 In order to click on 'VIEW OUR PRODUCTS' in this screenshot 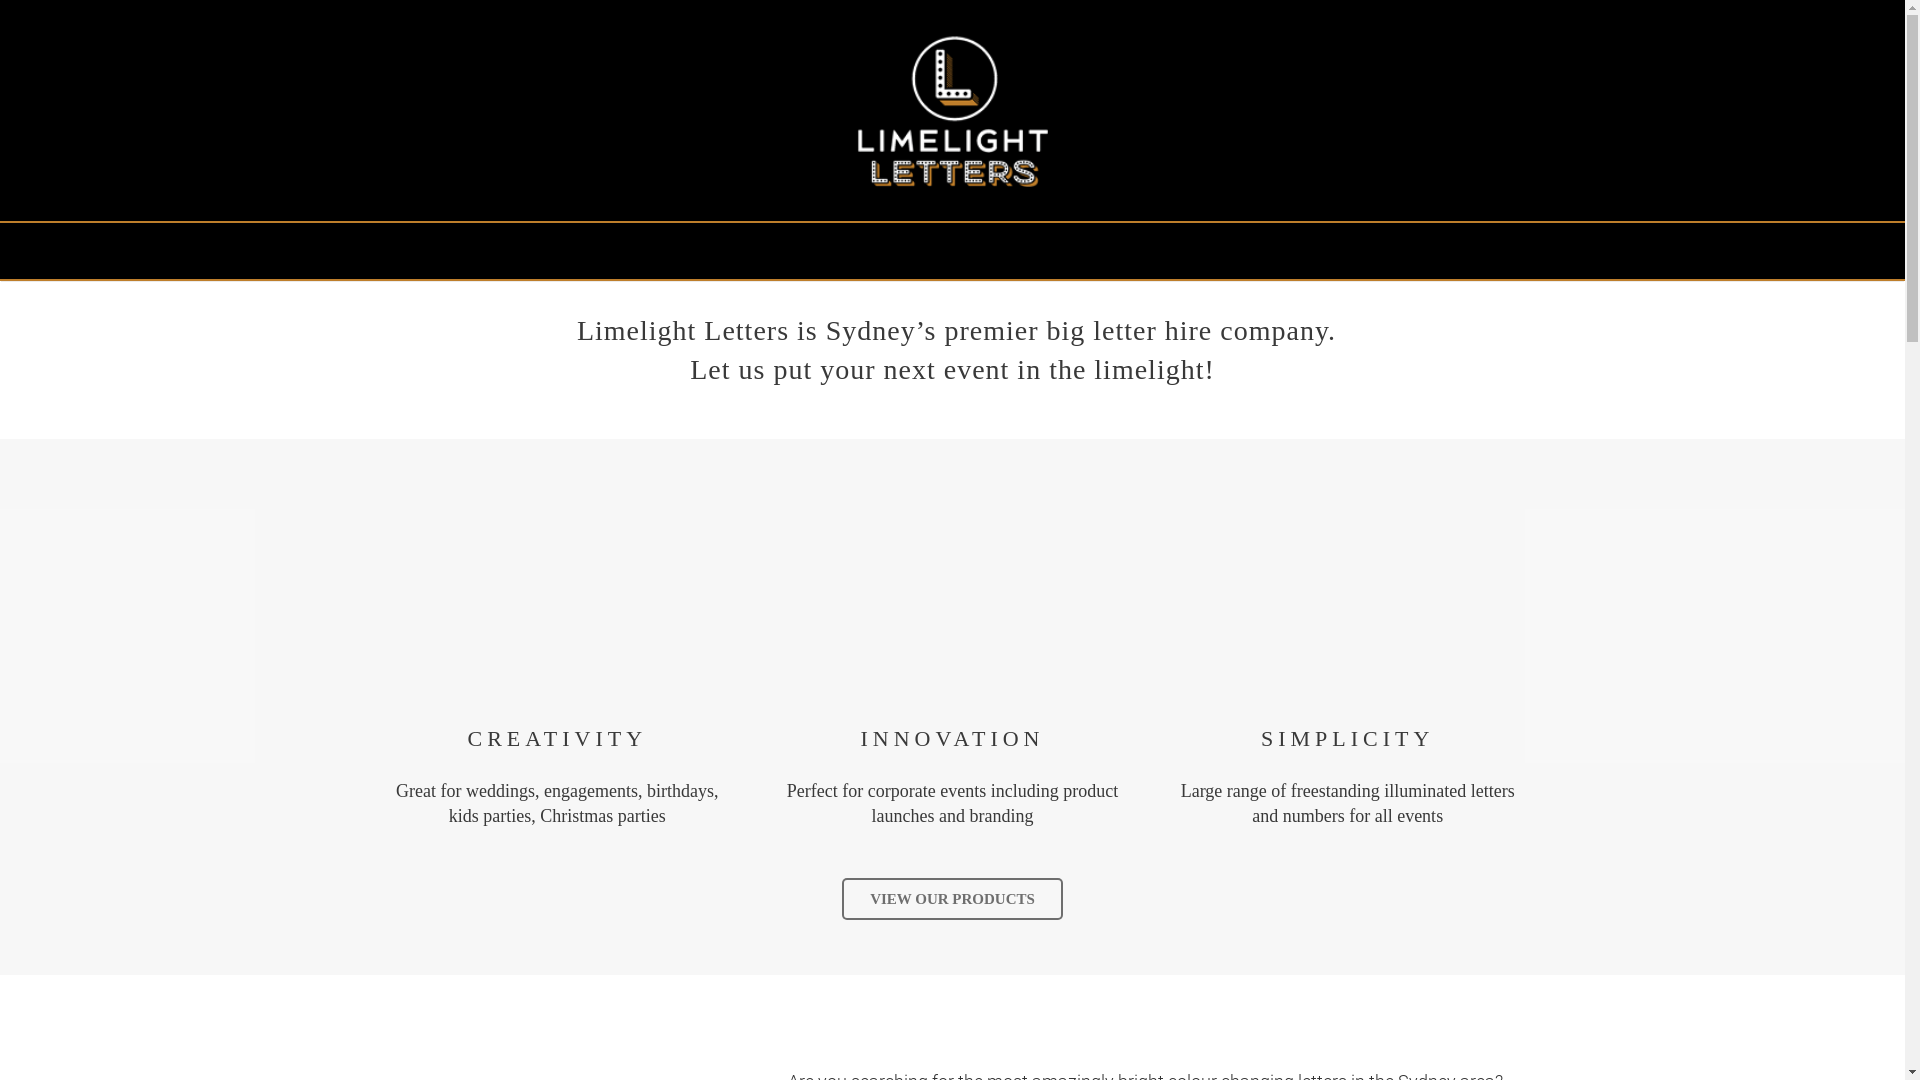, I will do `click(951, 897)`.